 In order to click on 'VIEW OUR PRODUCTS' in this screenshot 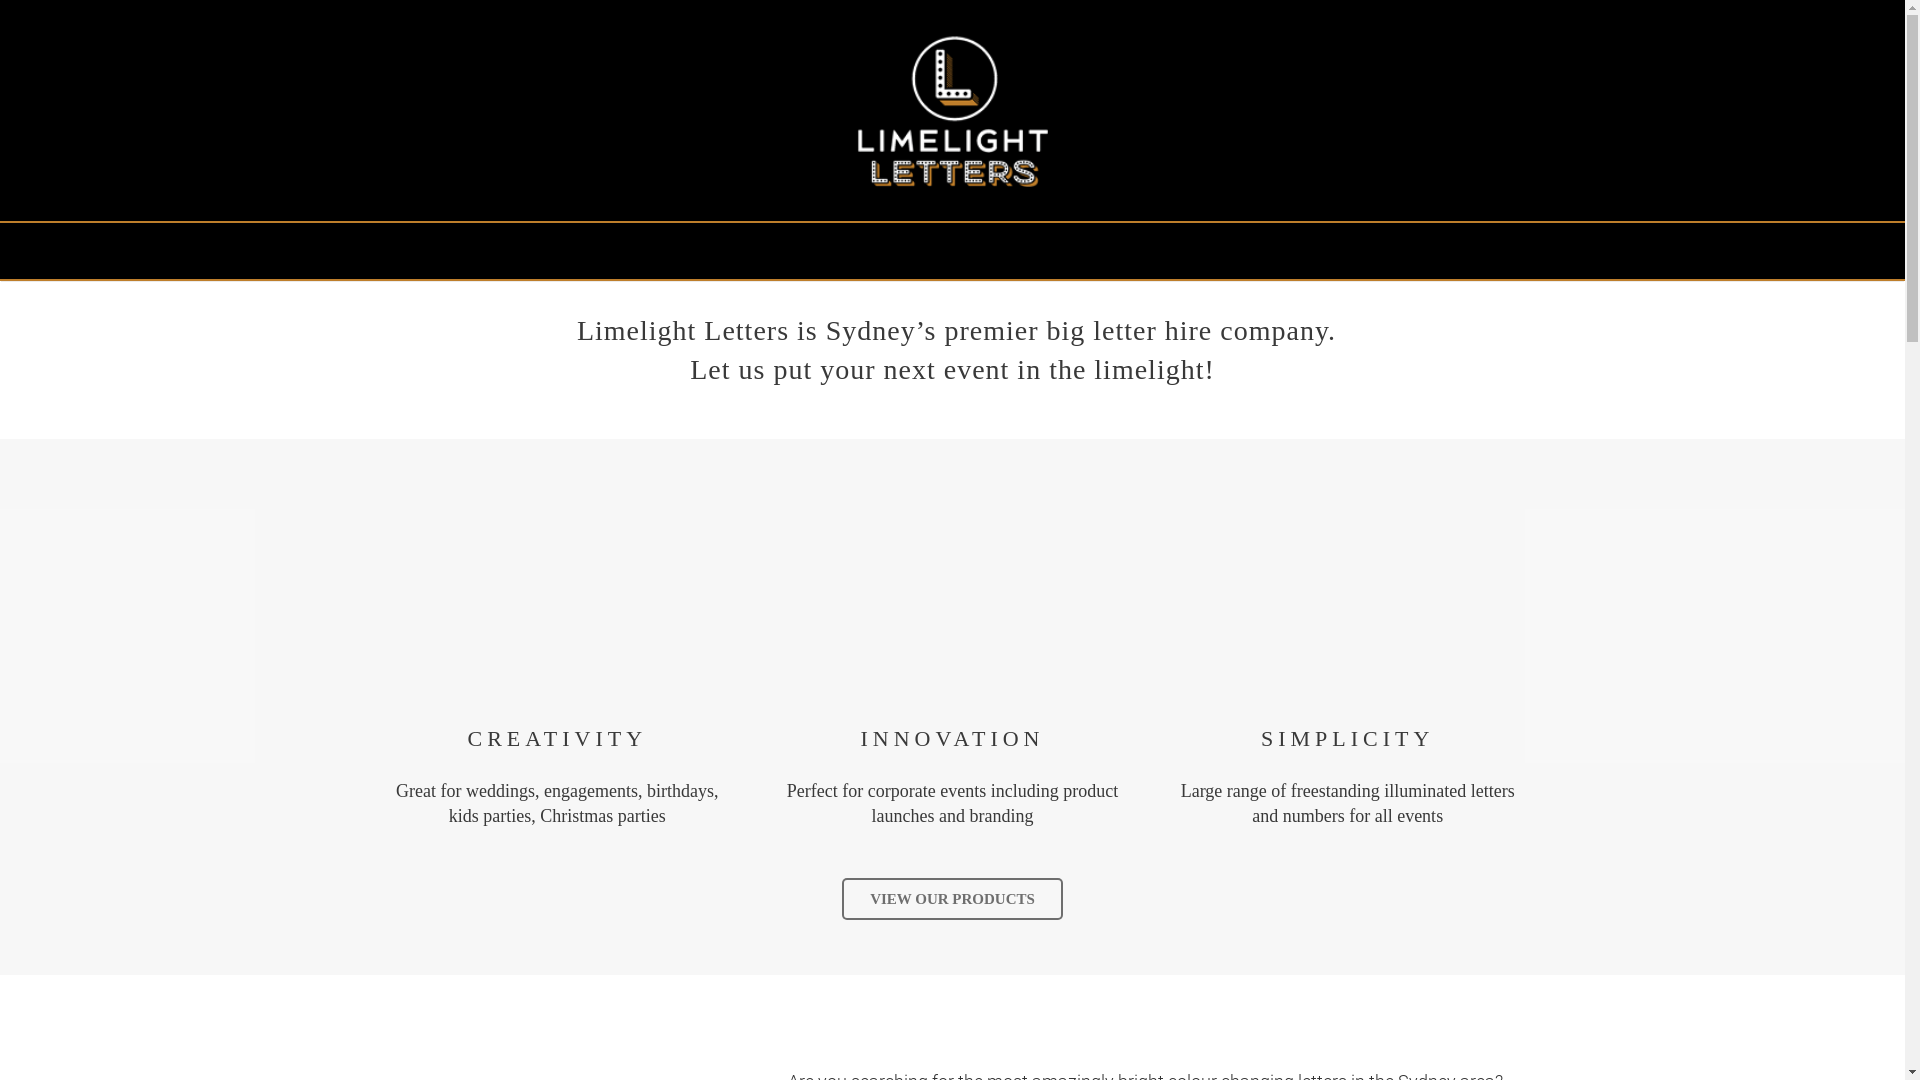, I will do `click(951, 897)`.